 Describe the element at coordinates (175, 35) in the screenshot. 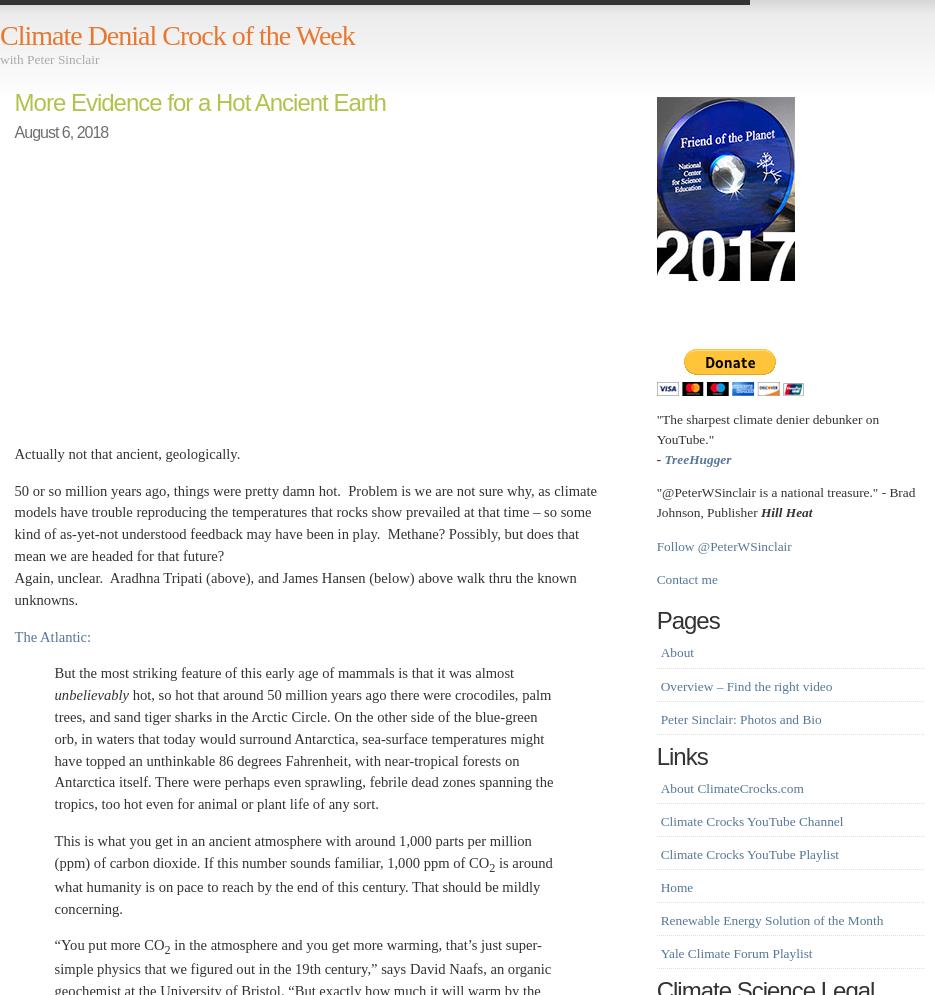

I see `'Climate Denial Crock of the Week'` at that location.